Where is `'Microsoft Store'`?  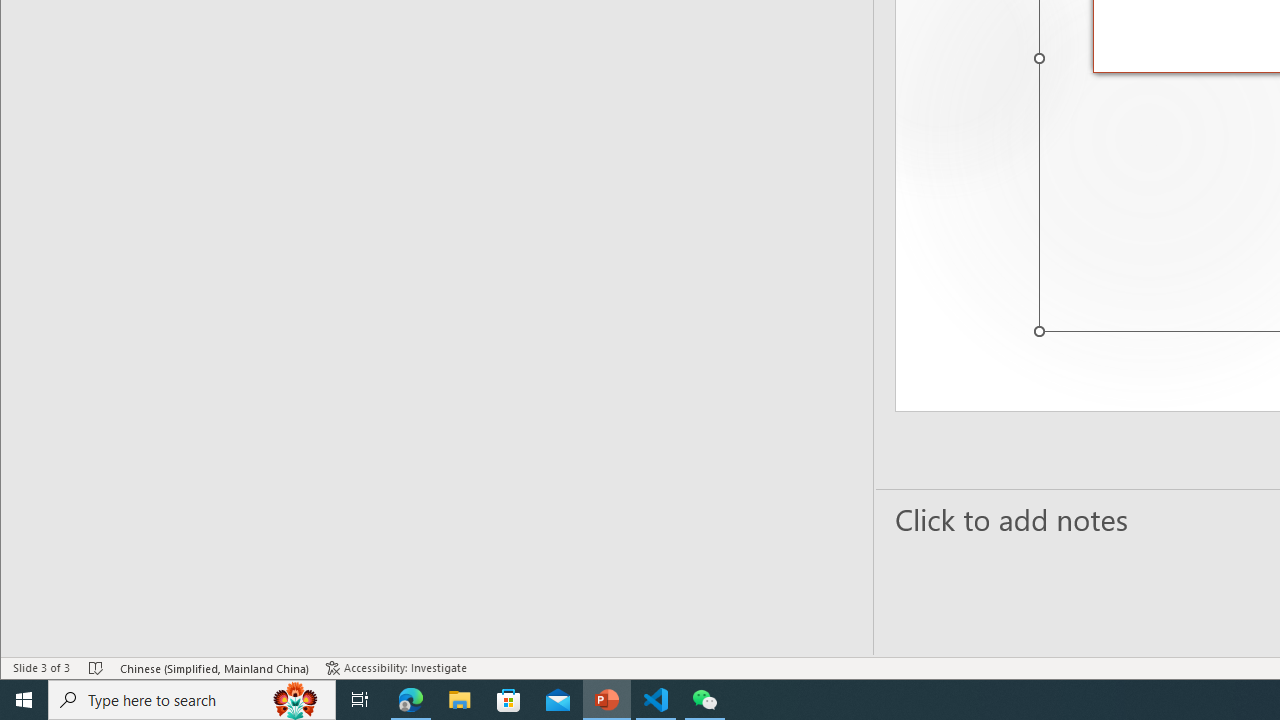
'Microsoft Store' is located at coordinates (509, 698).